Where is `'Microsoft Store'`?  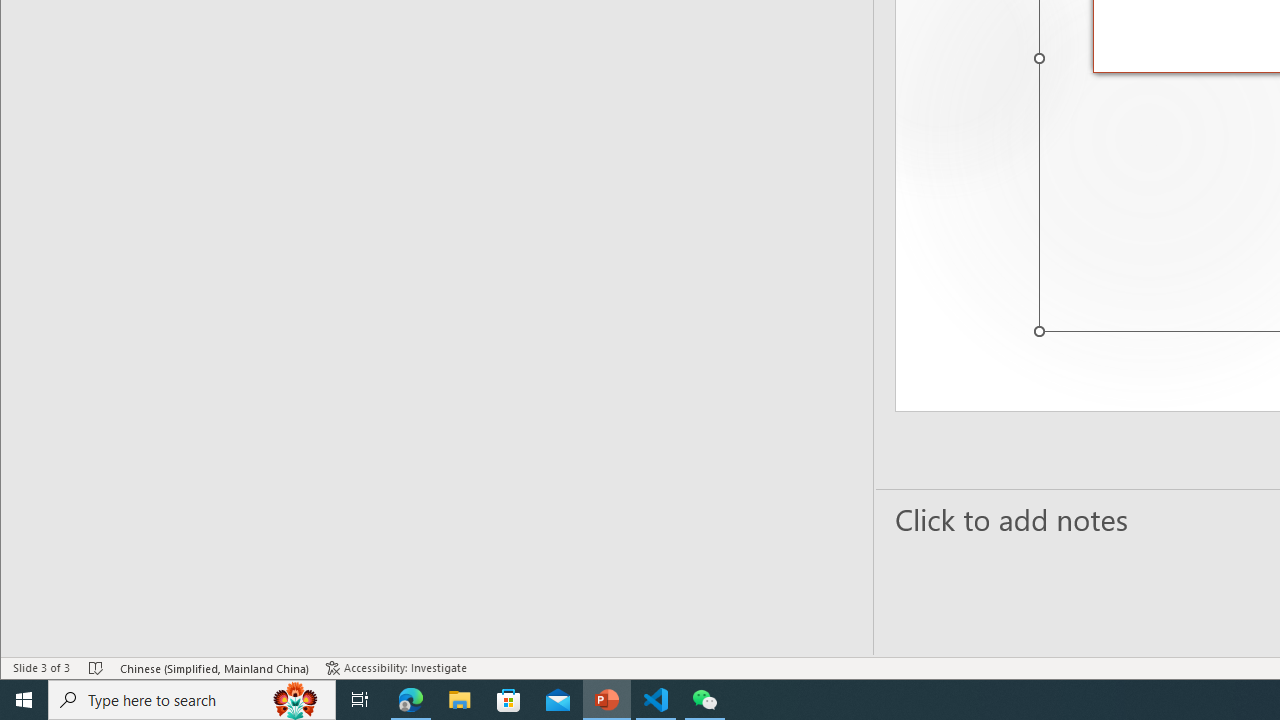
'Microsoft Store' is located at coordinates (509, 698).